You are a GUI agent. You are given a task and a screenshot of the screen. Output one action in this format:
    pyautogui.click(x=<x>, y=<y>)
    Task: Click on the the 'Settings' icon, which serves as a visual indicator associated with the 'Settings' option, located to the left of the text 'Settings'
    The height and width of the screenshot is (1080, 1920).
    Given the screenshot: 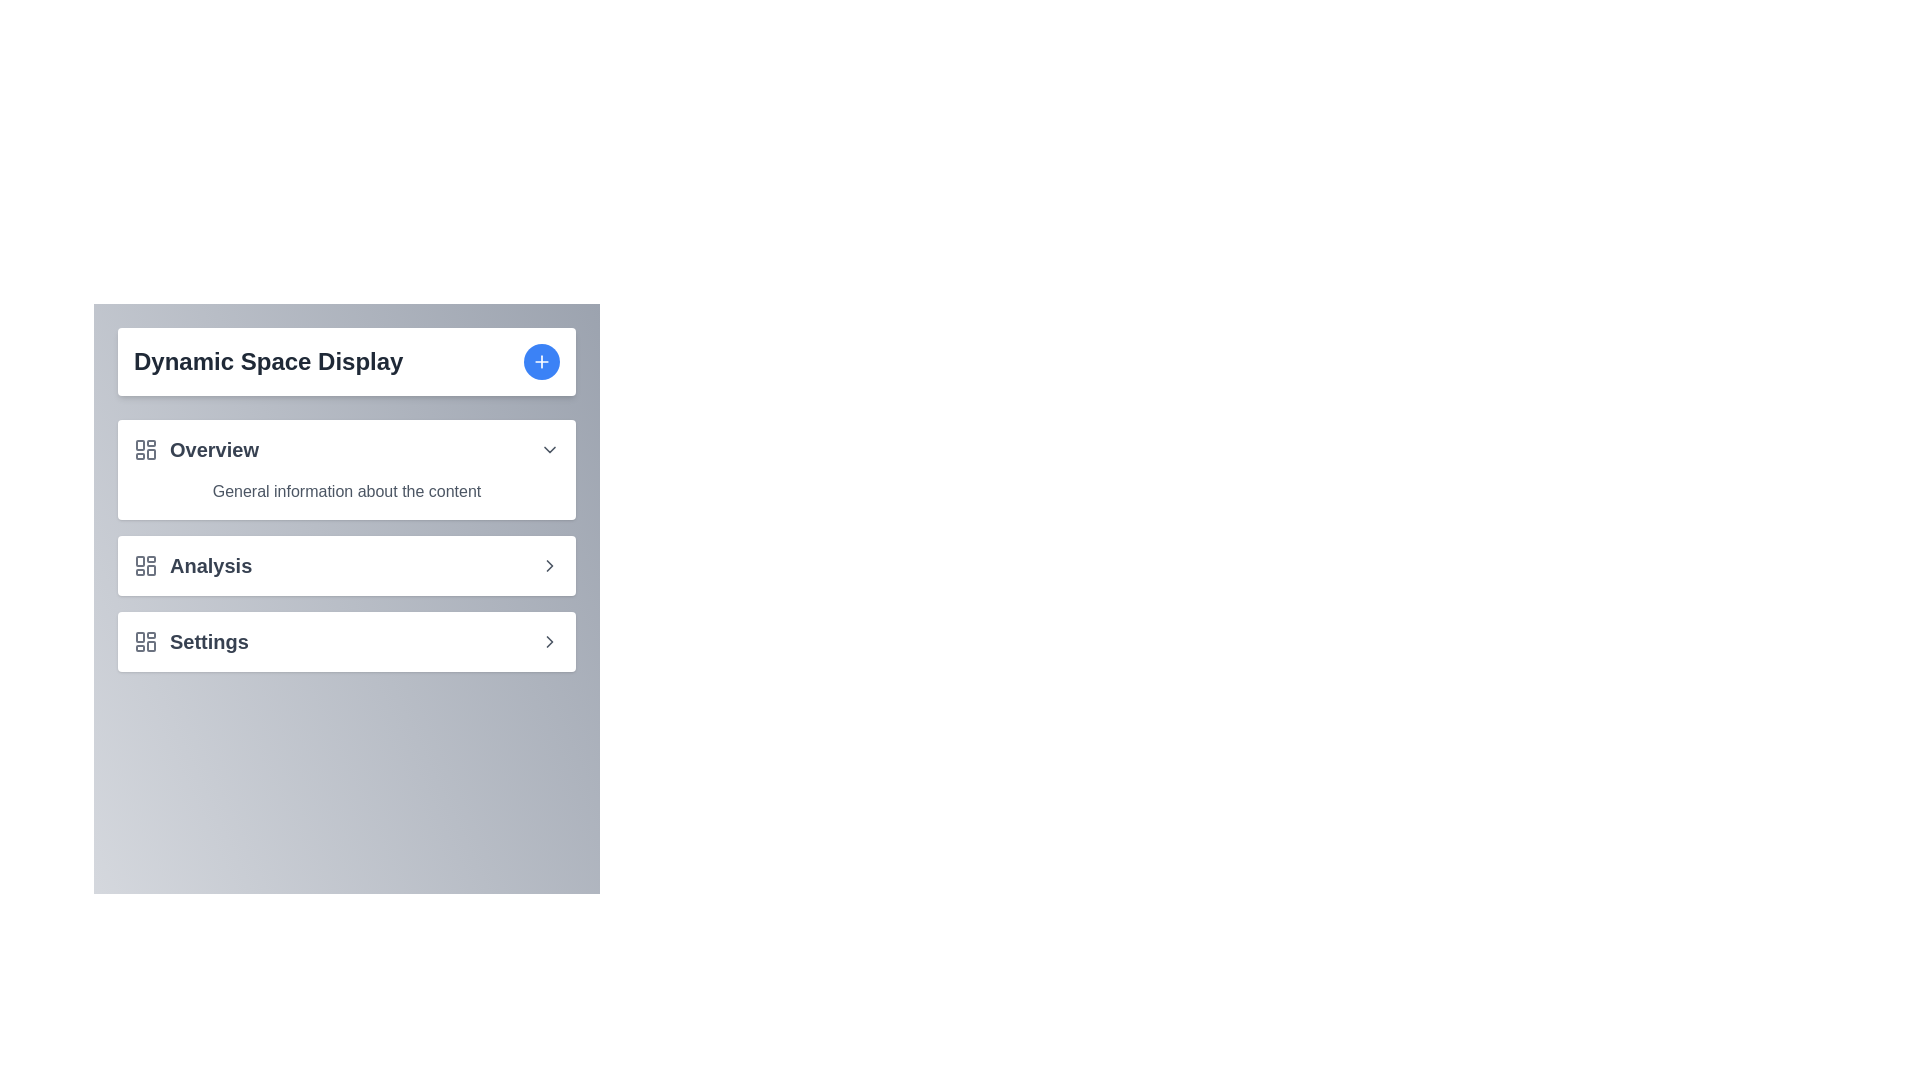 What is the action you would take?
    pyautogui.click(x=144, y=641)
    